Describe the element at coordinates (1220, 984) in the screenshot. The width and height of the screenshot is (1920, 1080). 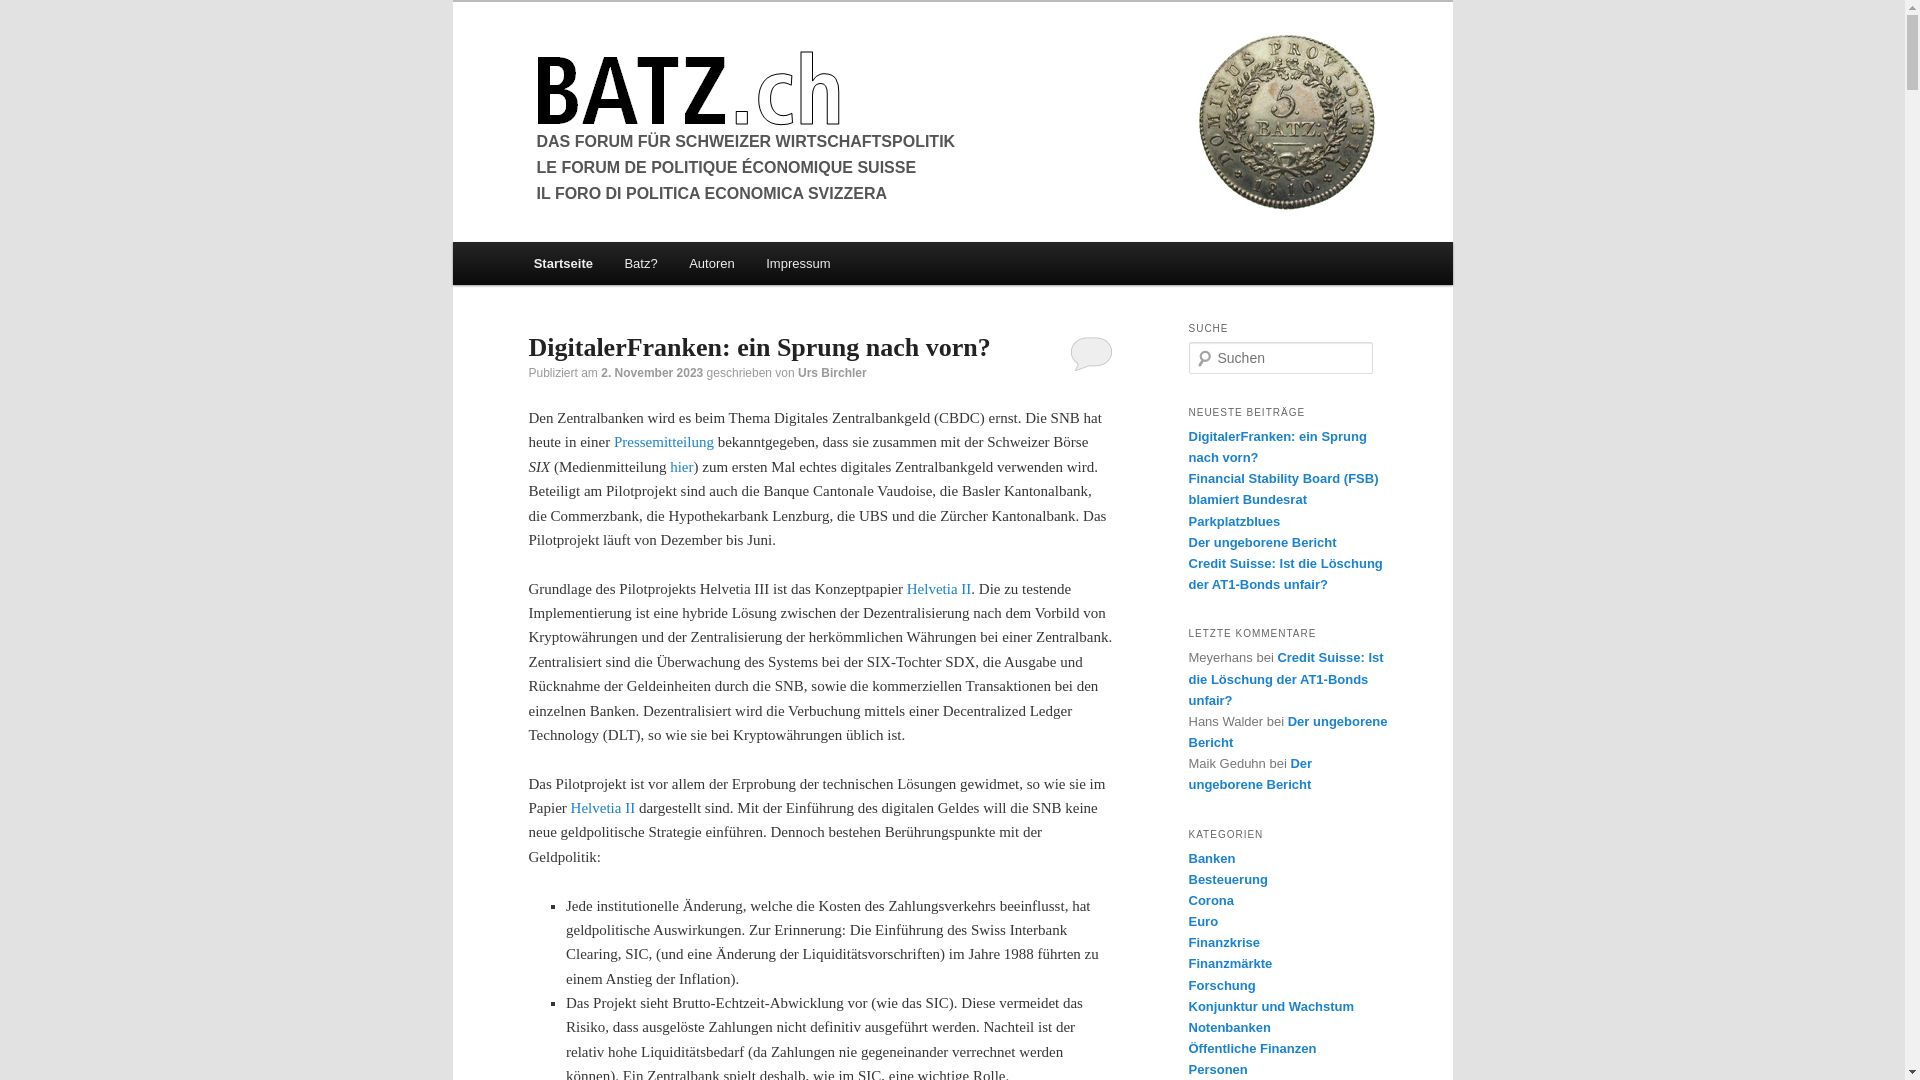
I see `'Forschung'` at that location.